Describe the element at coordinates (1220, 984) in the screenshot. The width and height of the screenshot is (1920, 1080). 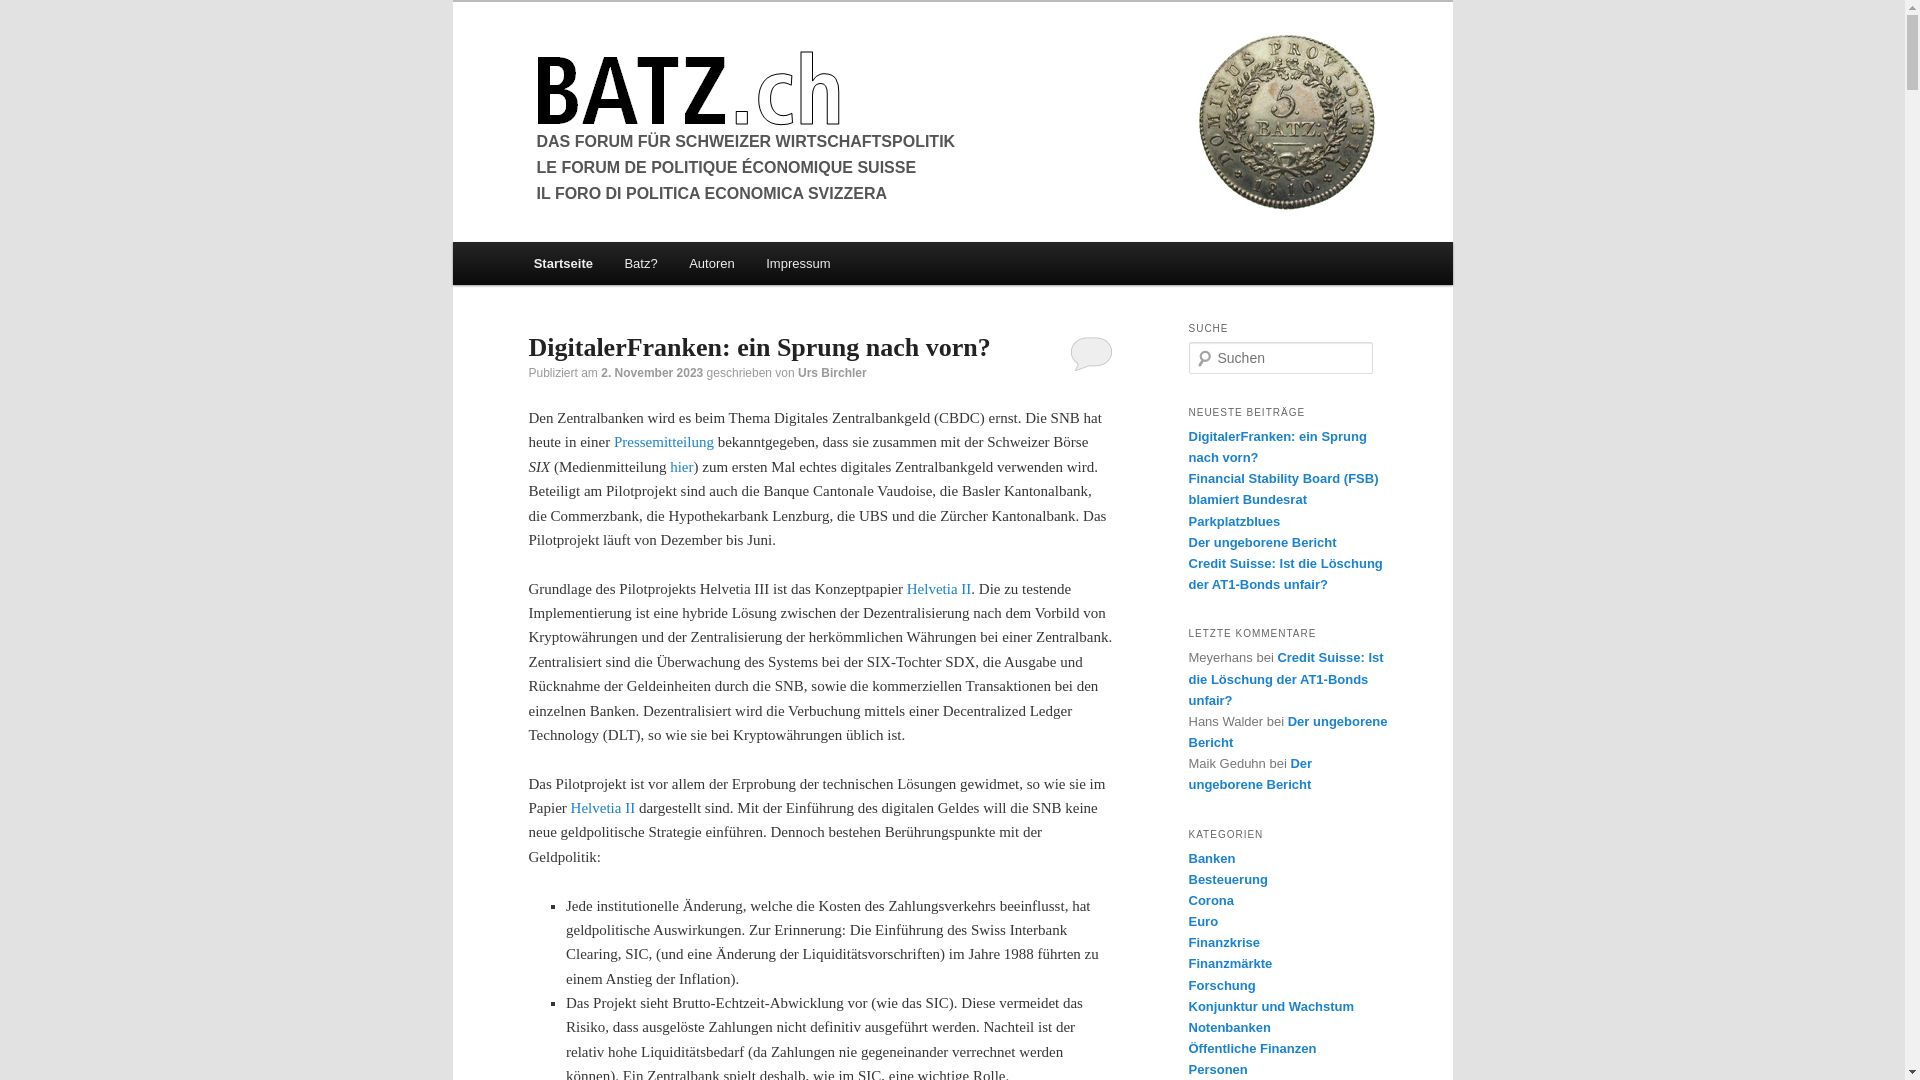
I see `'Forschung'` at that location.